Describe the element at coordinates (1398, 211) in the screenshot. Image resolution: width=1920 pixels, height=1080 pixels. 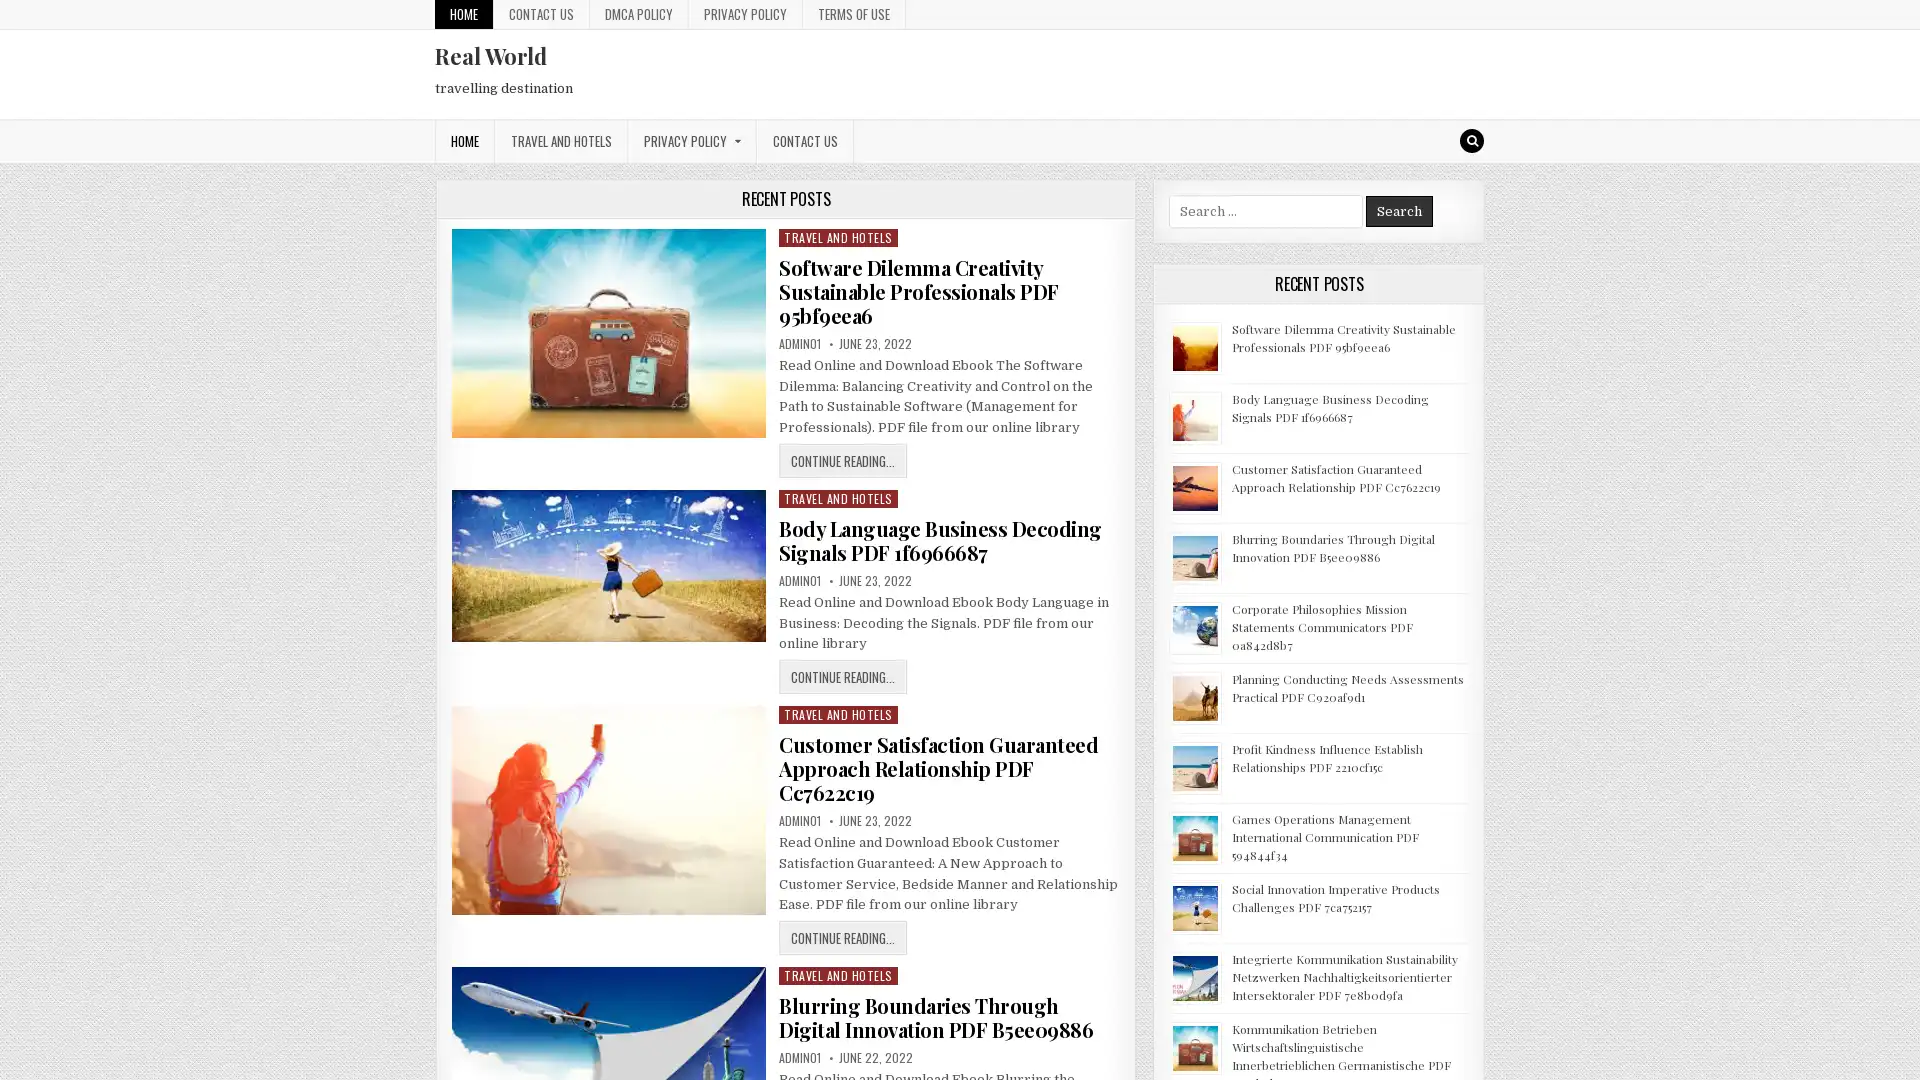
I see `Search` at that location.